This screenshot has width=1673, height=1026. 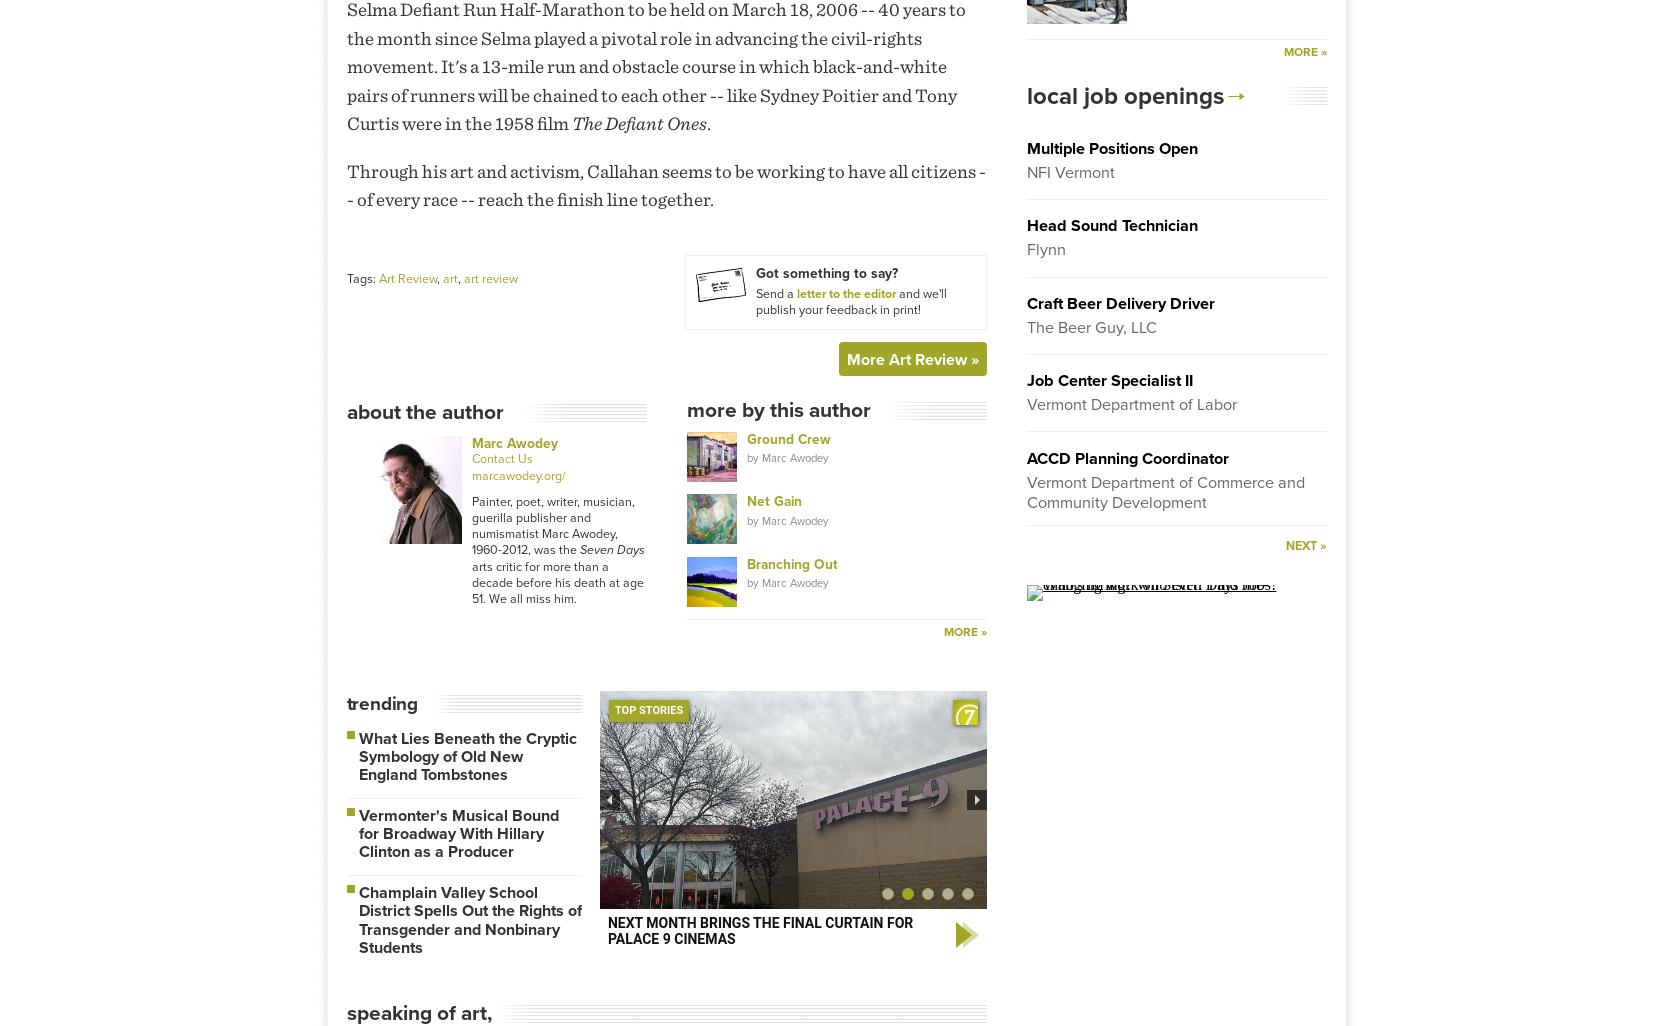 What do you see at coordinates (423, 412) in the screenshot?
I see `'About The Author'` at bounding box center [423, 412].